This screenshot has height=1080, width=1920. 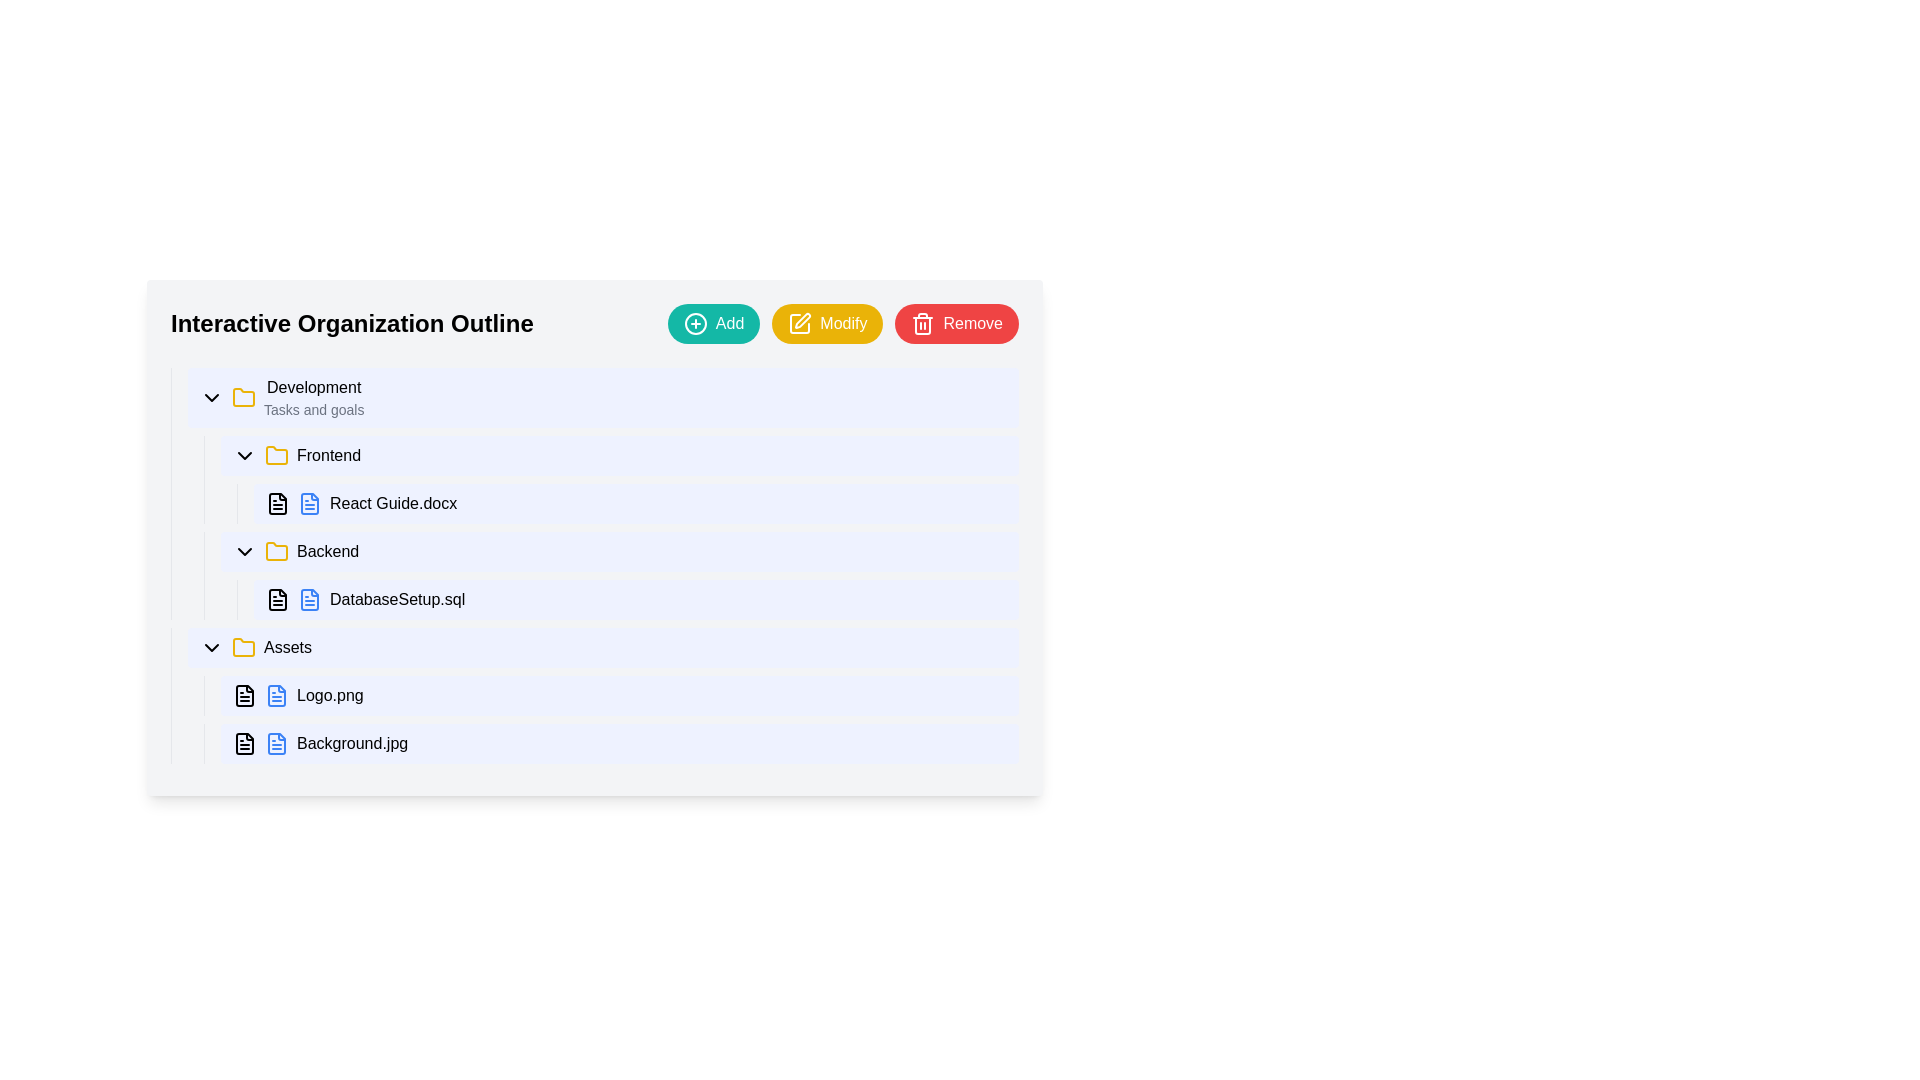 What do you see at coordinates (276, 744) in the screenshot?
I see `the rectangular blue icon representing the 'Background.jpg' file entry` at bounding box center [276, 744].